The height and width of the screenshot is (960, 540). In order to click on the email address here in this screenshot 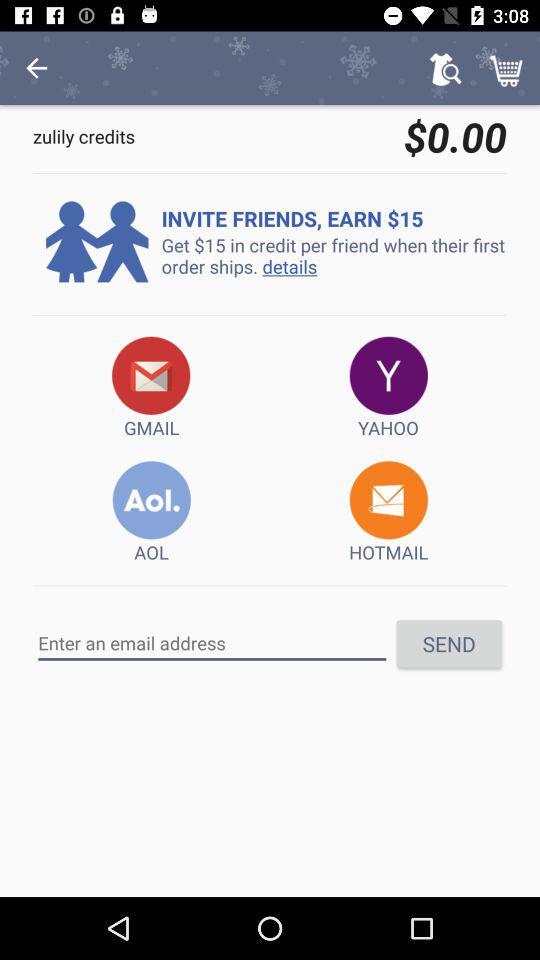, I will do `click(211, 642)`.